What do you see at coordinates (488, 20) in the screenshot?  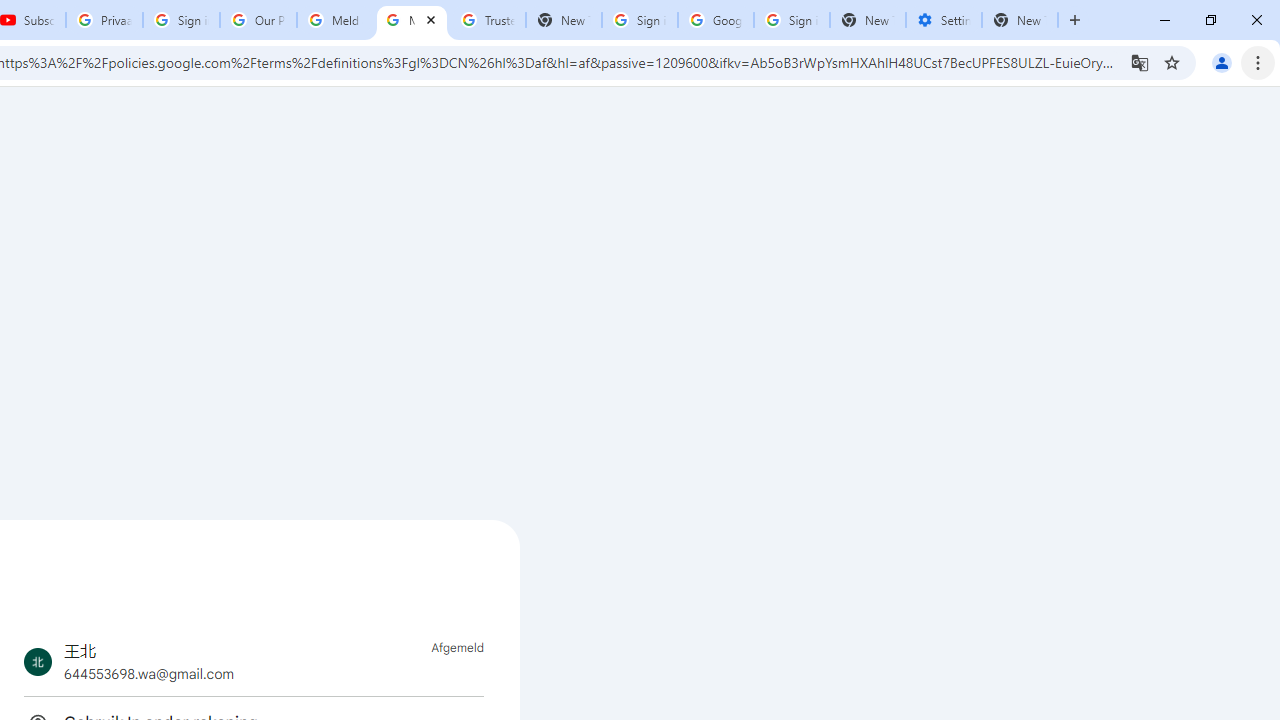 I see `'Trusted Information and Content - Google Safety Center'` at bounding box center [488, 20].